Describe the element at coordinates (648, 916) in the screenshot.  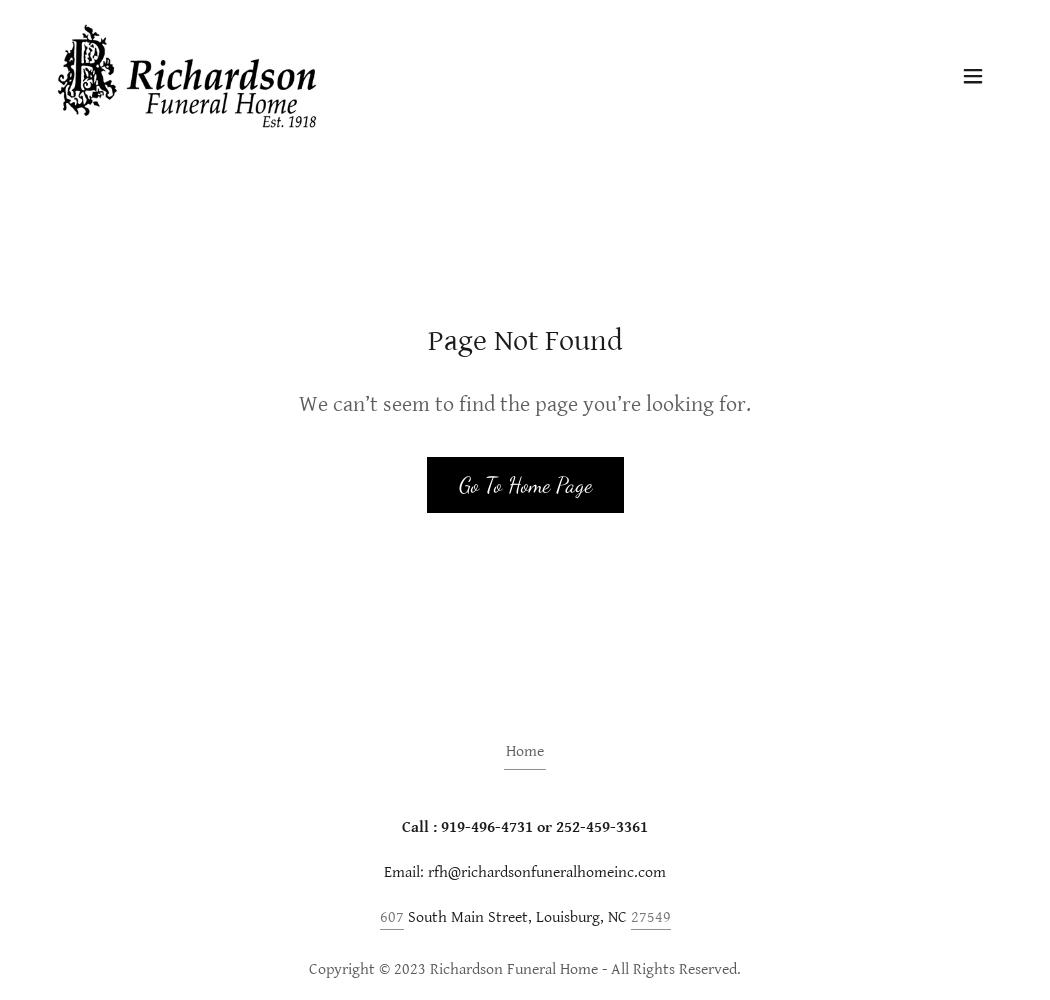
I see `'27549'` at that location.